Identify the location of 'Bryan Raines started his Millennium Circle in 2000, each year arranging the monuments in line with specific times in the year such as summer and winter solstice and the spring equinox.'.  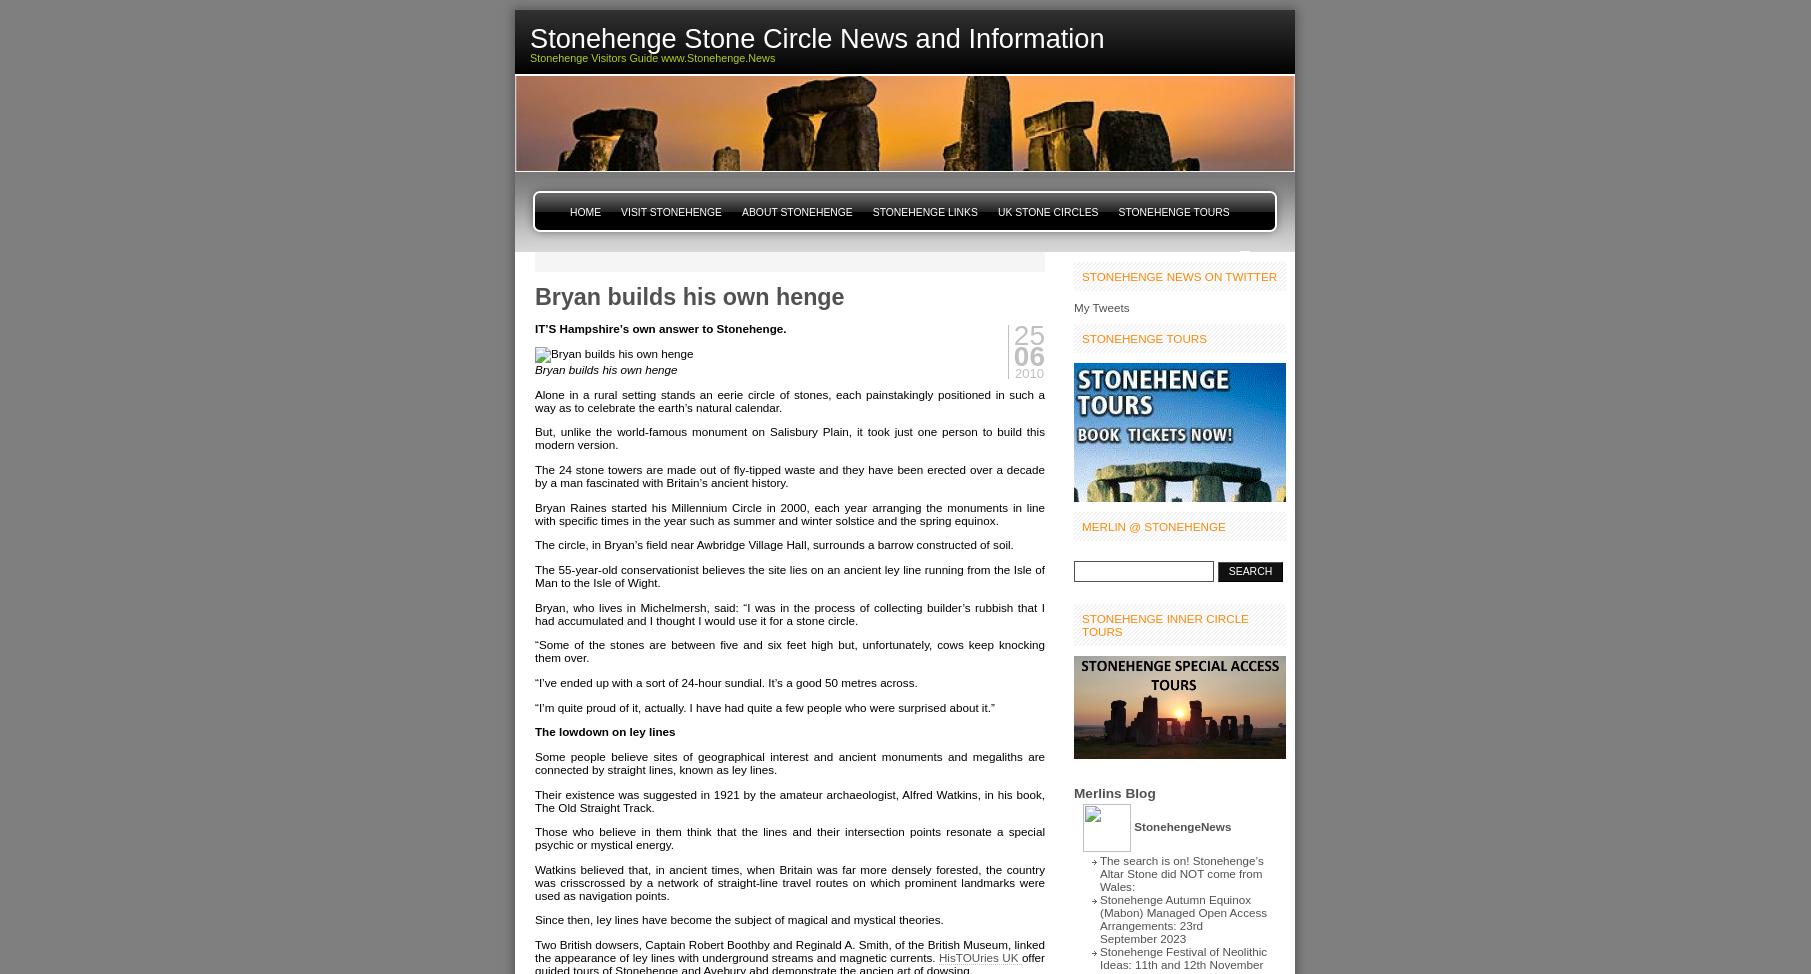
(788, 513).